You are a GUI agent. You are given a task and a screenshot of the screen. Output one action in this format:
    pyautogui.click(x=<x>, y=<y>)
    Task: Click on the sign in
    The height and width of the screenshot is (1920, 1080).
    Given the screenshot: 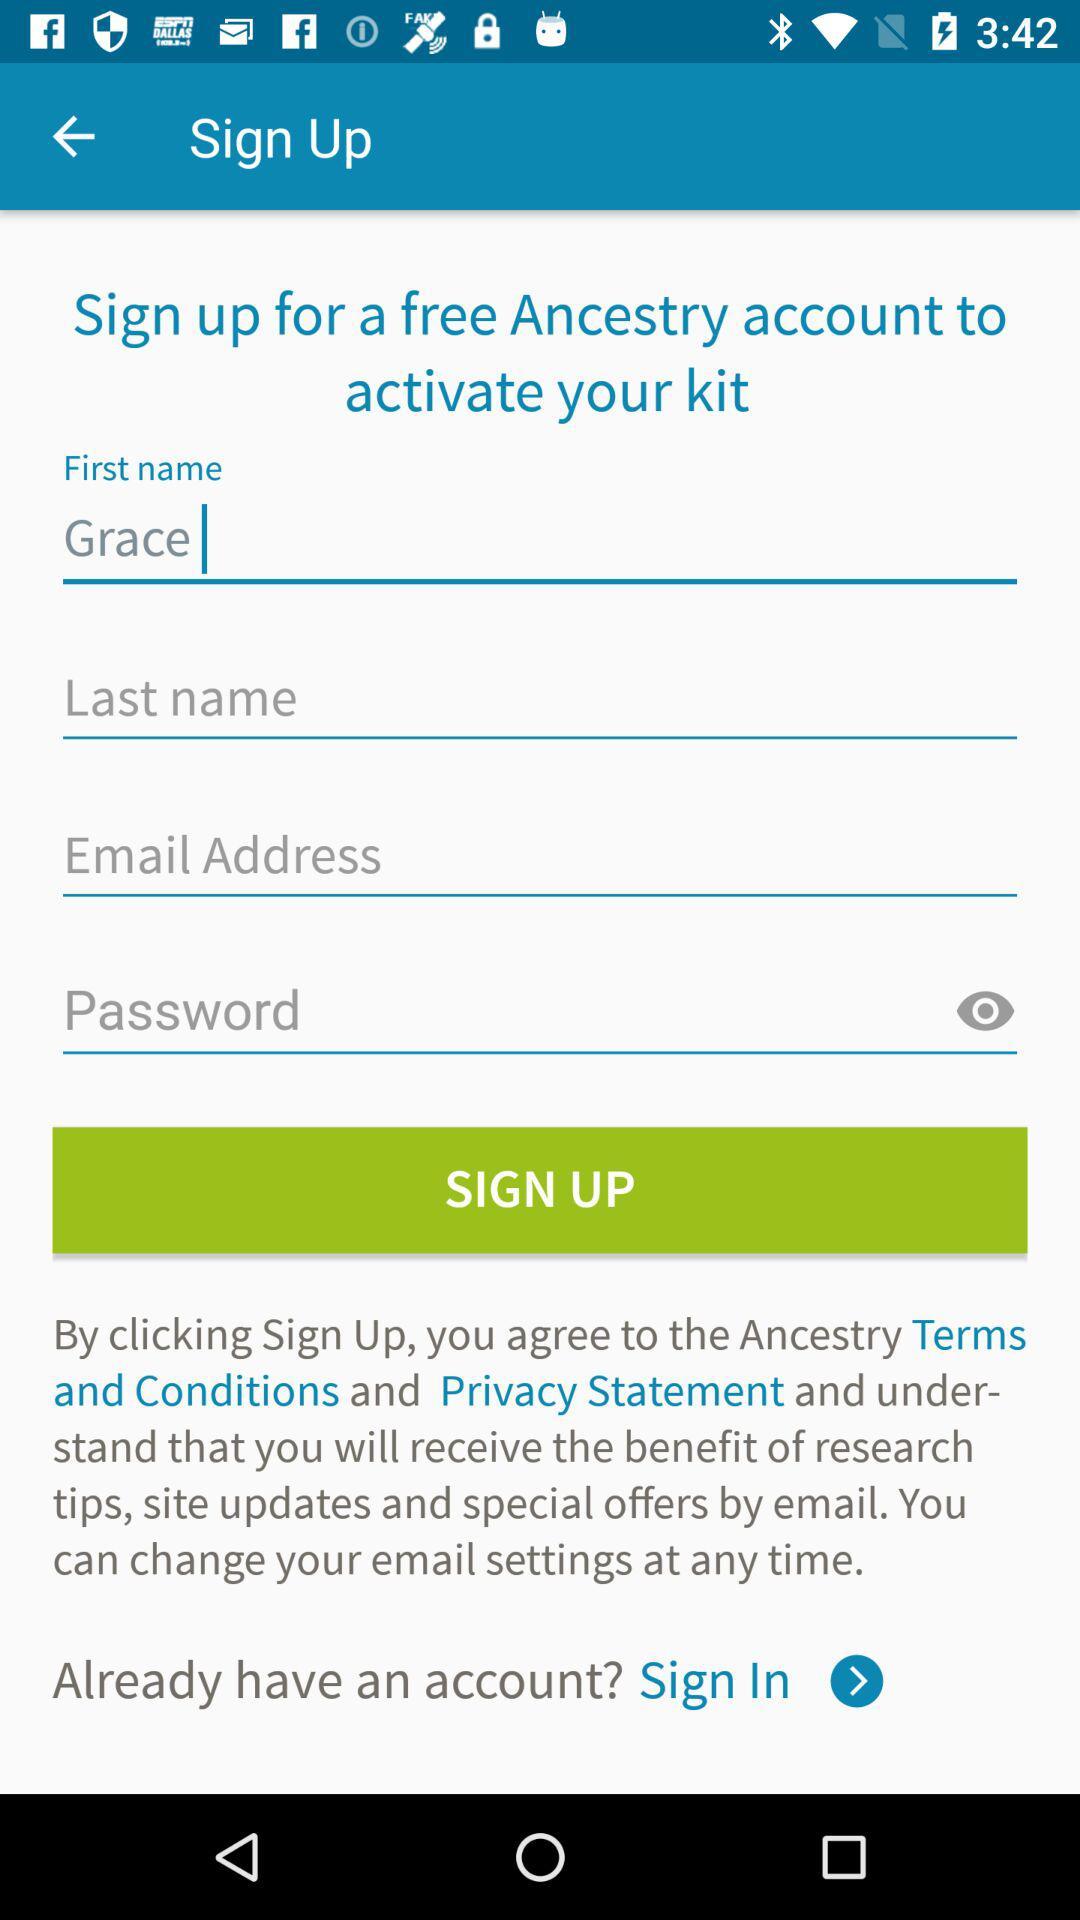 What is the action you would take?
    pyautogui.click(x=855, y=1680)
    